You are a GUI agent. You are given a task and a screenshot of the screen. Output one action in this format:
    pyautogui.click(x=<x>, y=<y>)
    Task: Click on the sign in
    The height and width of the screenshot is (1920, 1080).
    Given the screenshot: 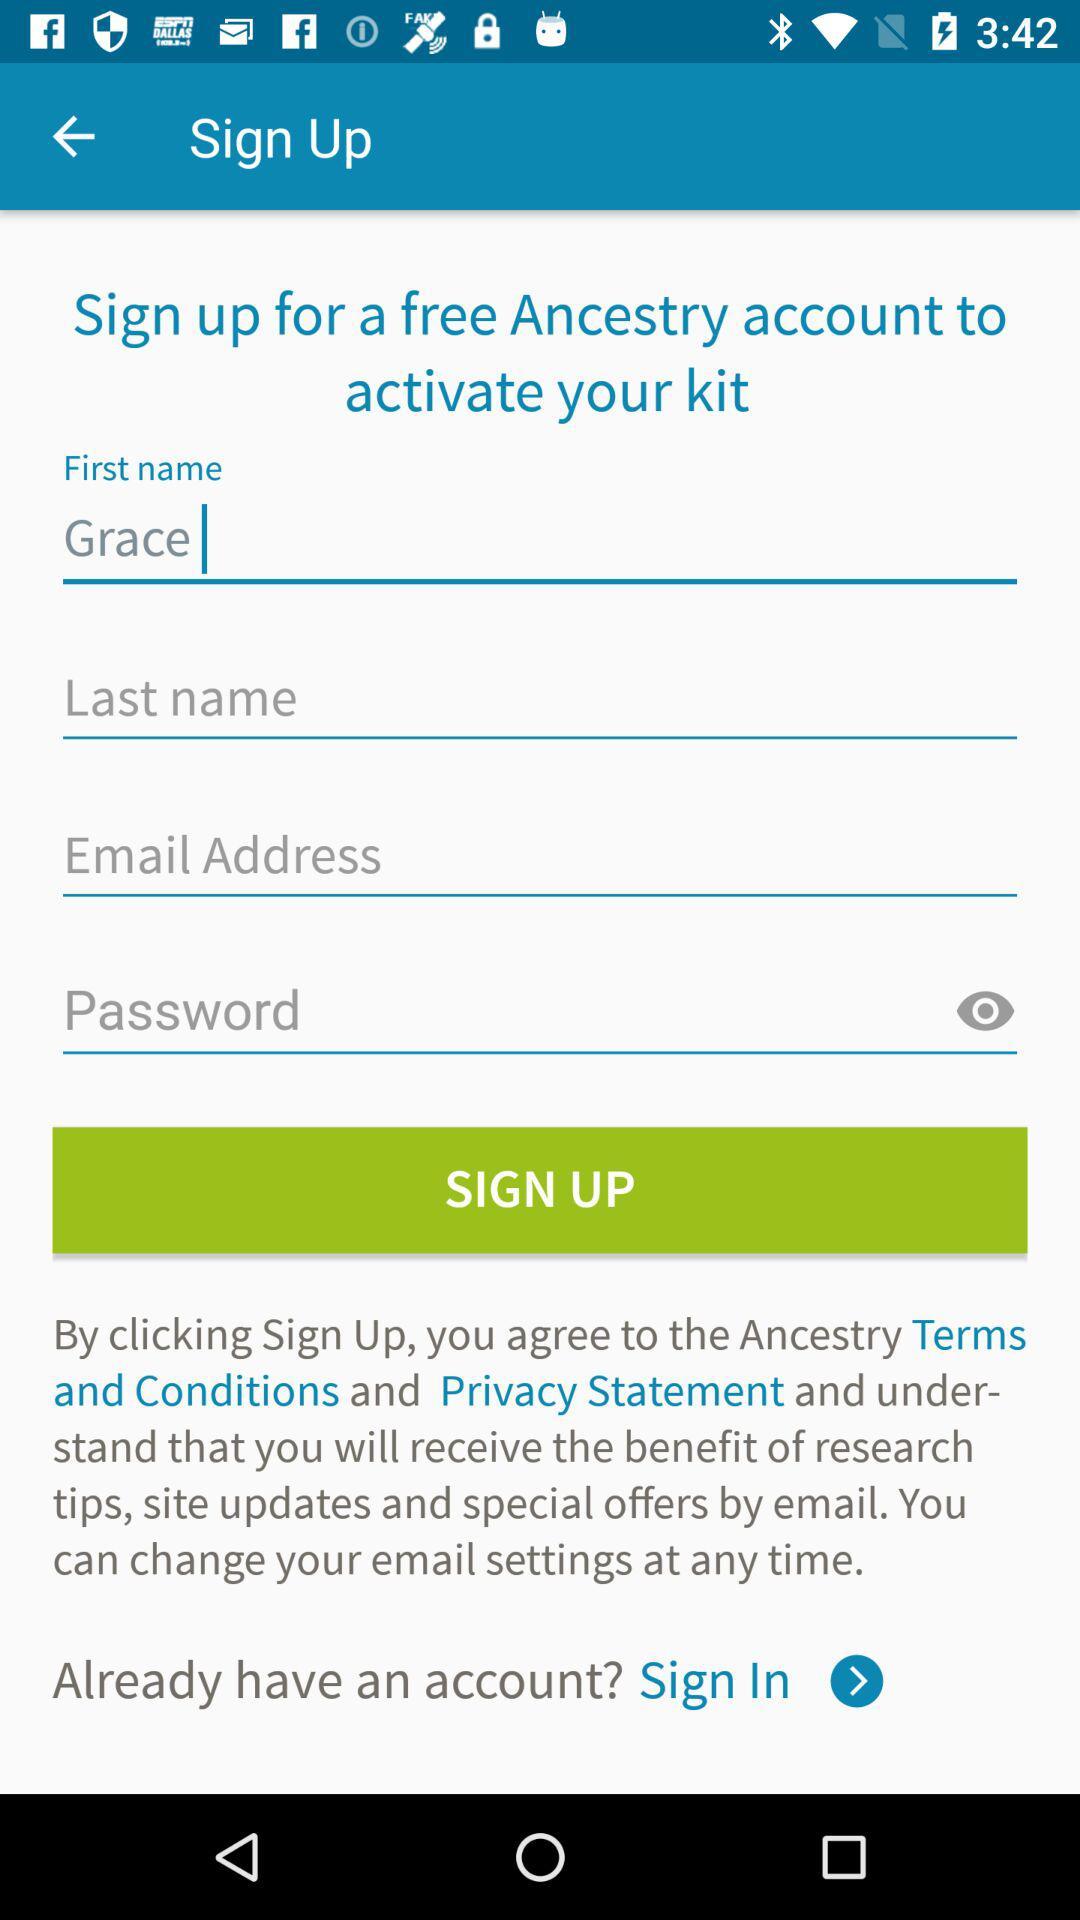 What is the action you would take?
    pyautogui.click(x=855, y=1680)
    